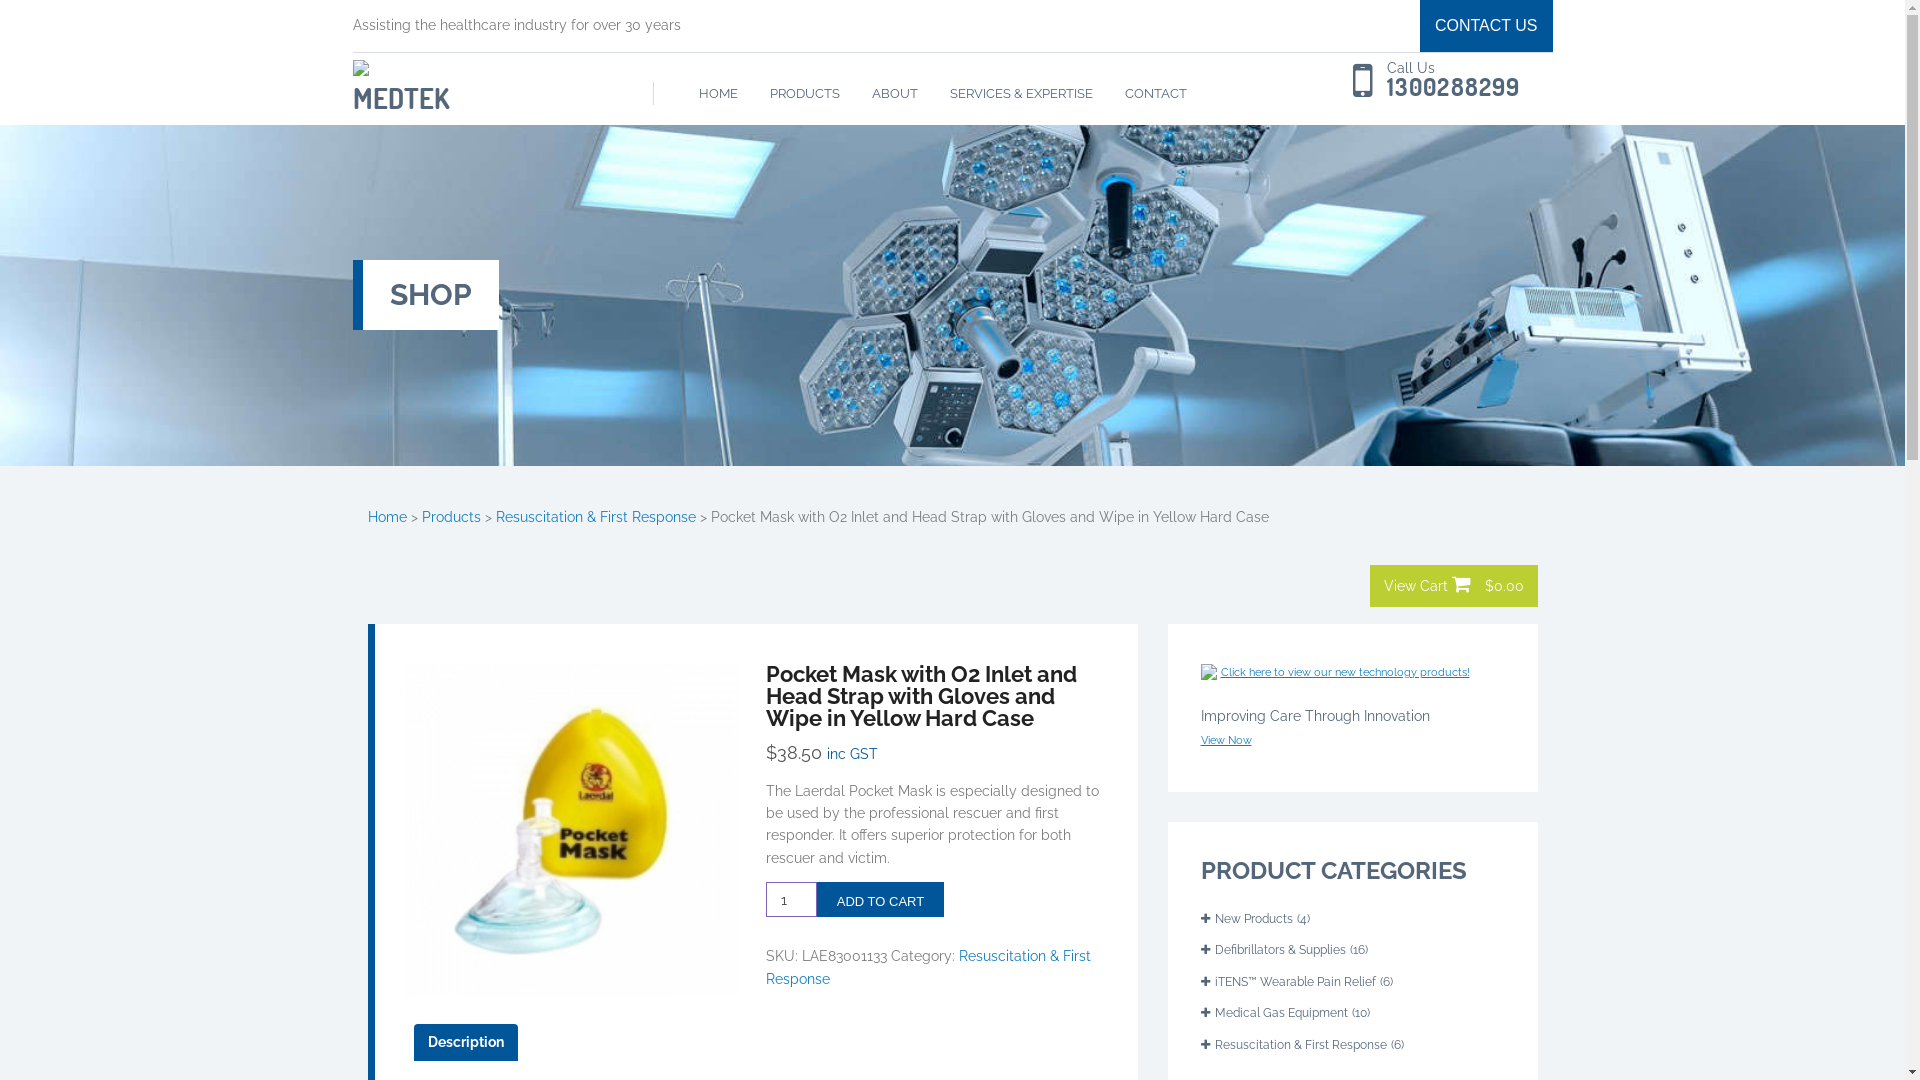  Describe the element at coordinates (1344, 671) in the screenshot. I see `'Click here to view our new technology products!'` at that location.